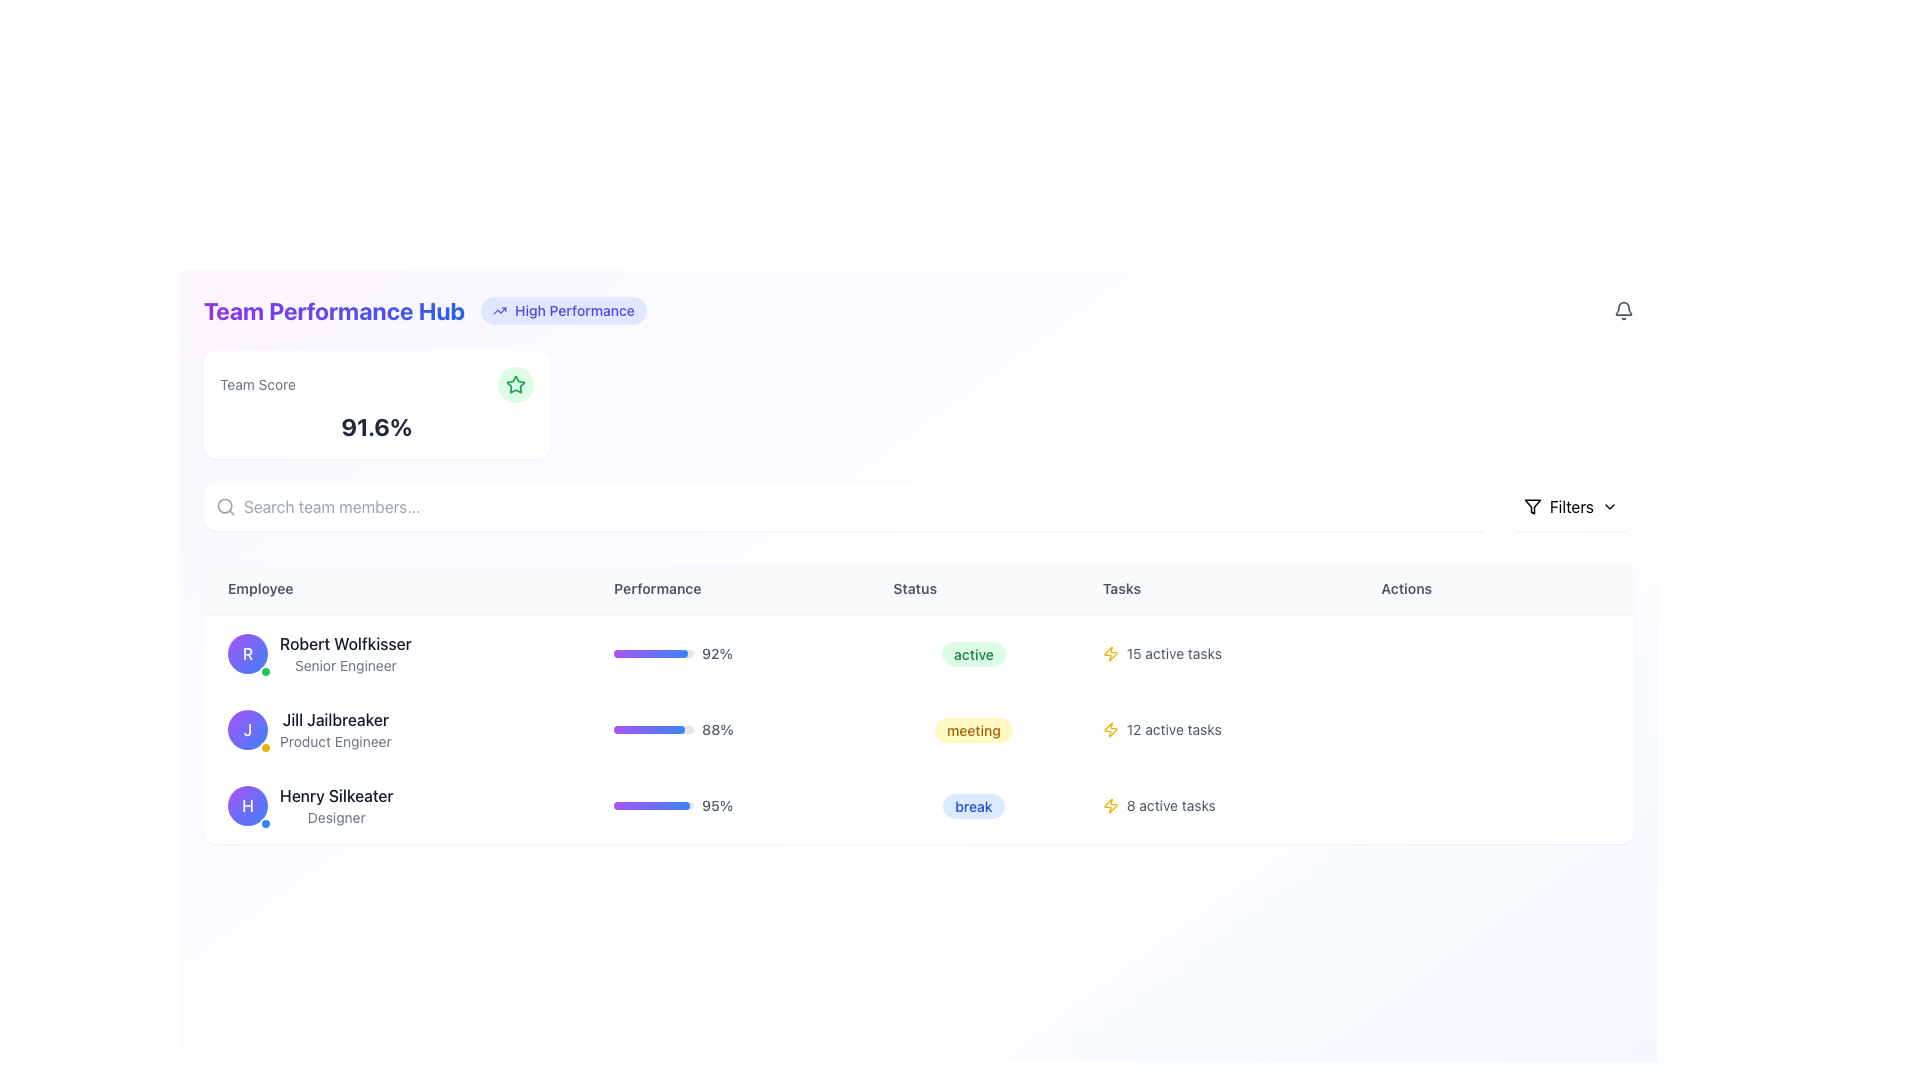  What do you see at coordinates (1531, 505) in the screenshot?
I see `the filter funnel icon located within the 'Filters' section` at bounding box center [1531, 505].